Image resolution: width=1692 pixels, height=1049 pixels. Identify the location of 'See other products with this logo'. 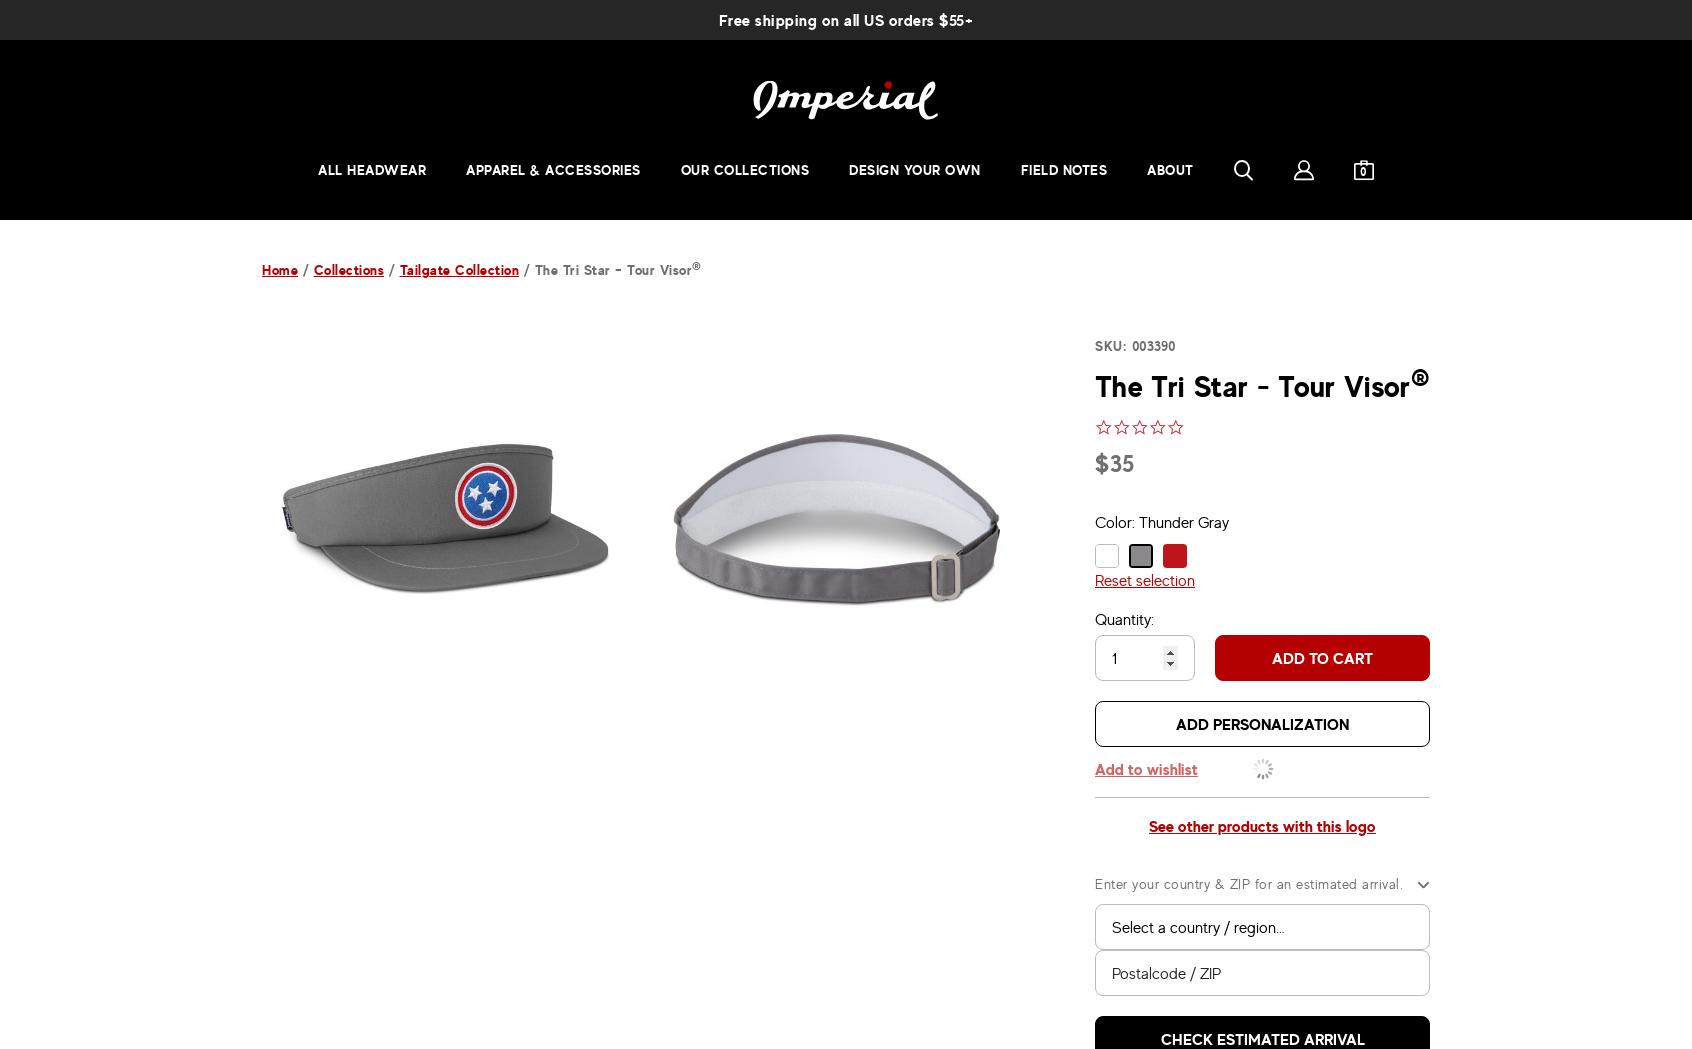
(1262, 824).